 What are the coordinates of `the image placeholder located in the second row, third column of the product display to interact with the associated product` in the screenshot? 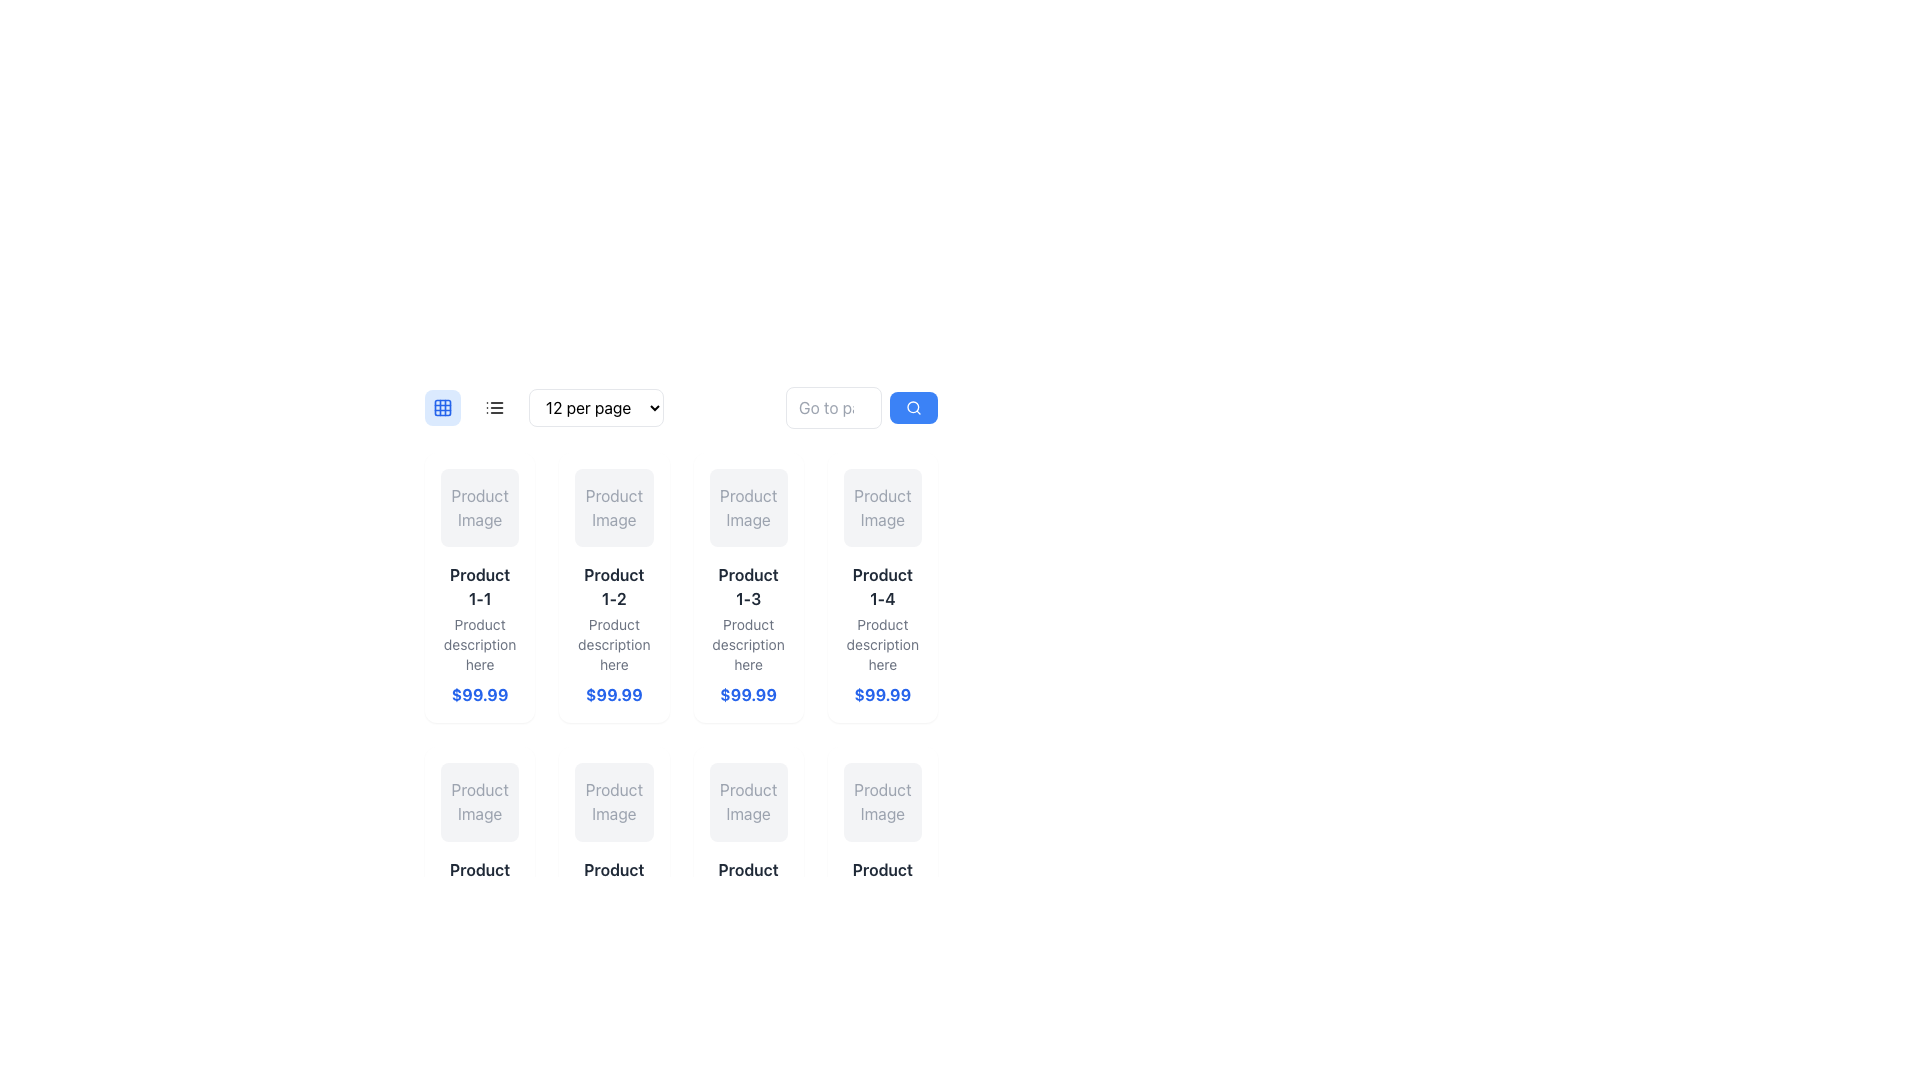 It's located at (747, 801).